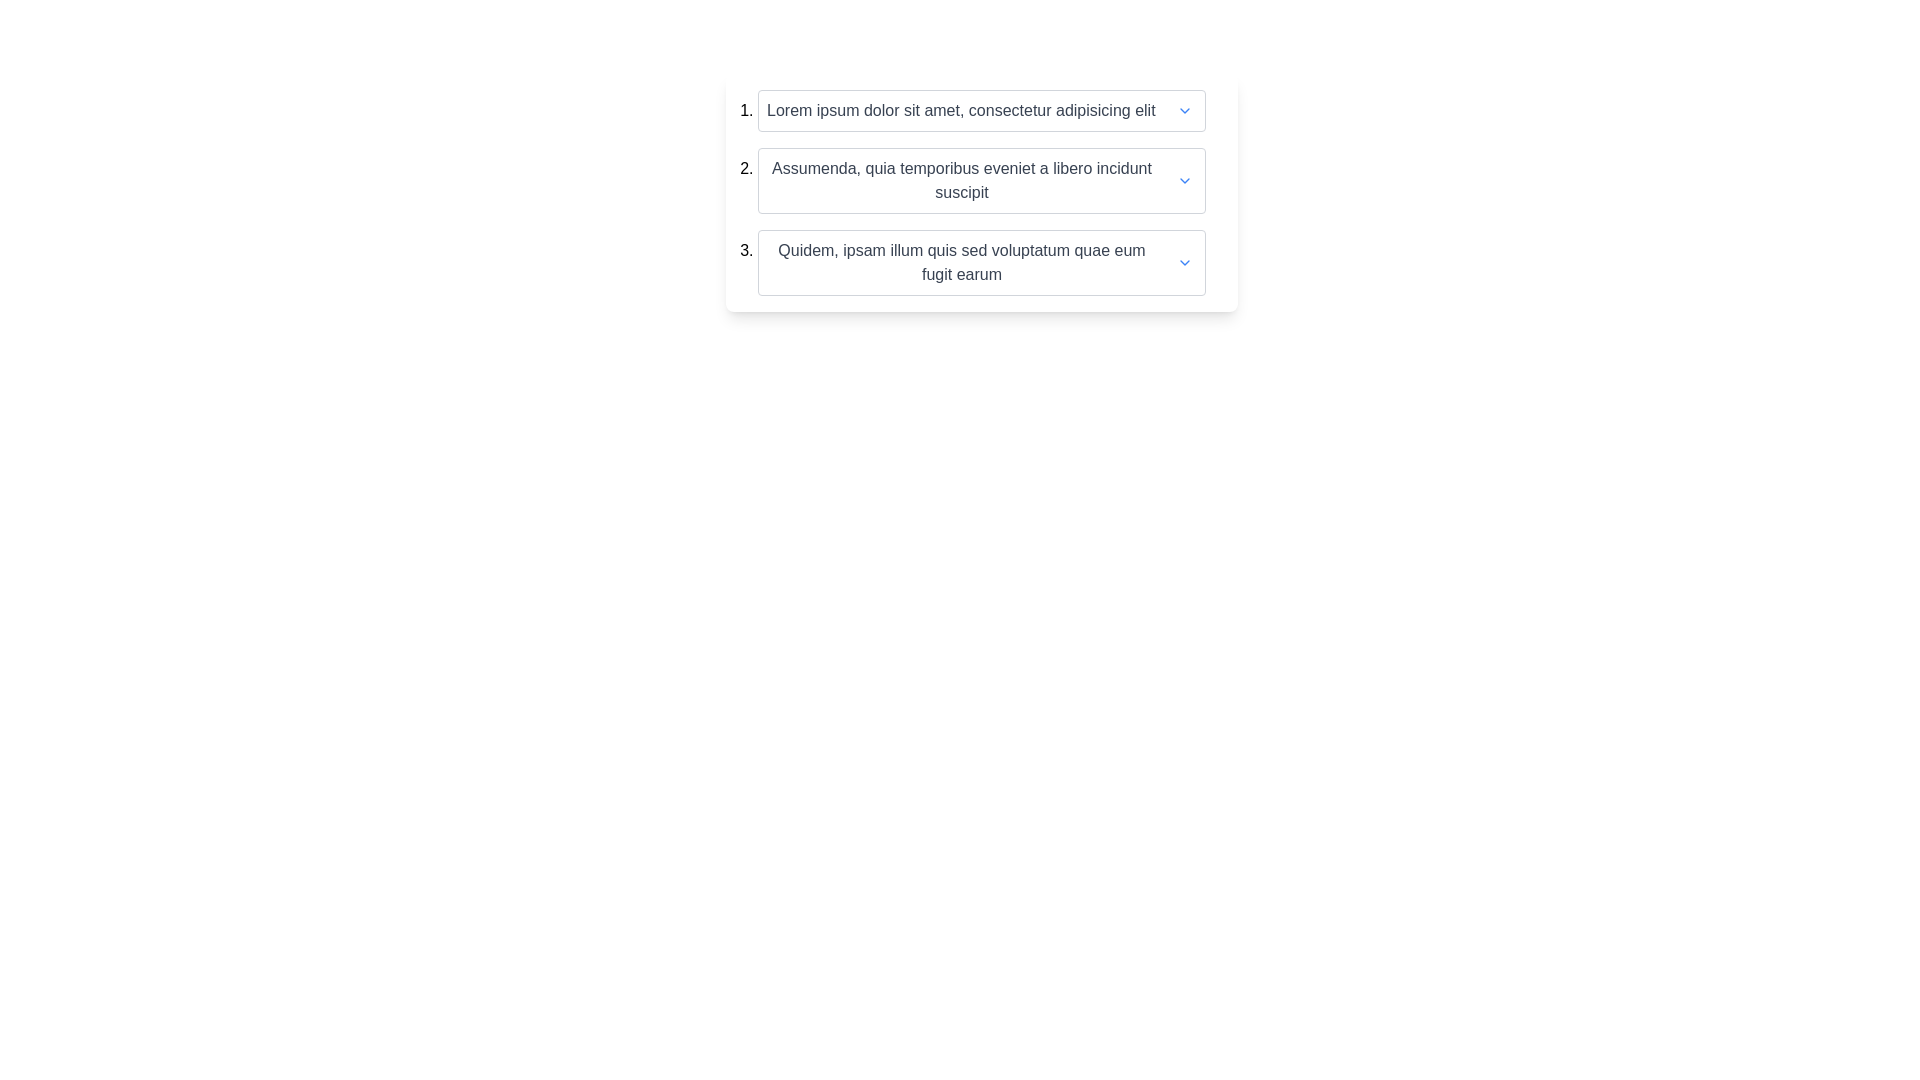 Image resolution: width=1920 pixels, height=1080 pixels. I want to click on the Dropdown Header labeled 'Assumenda, quia temporibus eveniet a libero incidunt suscipit', so click(982, 181).